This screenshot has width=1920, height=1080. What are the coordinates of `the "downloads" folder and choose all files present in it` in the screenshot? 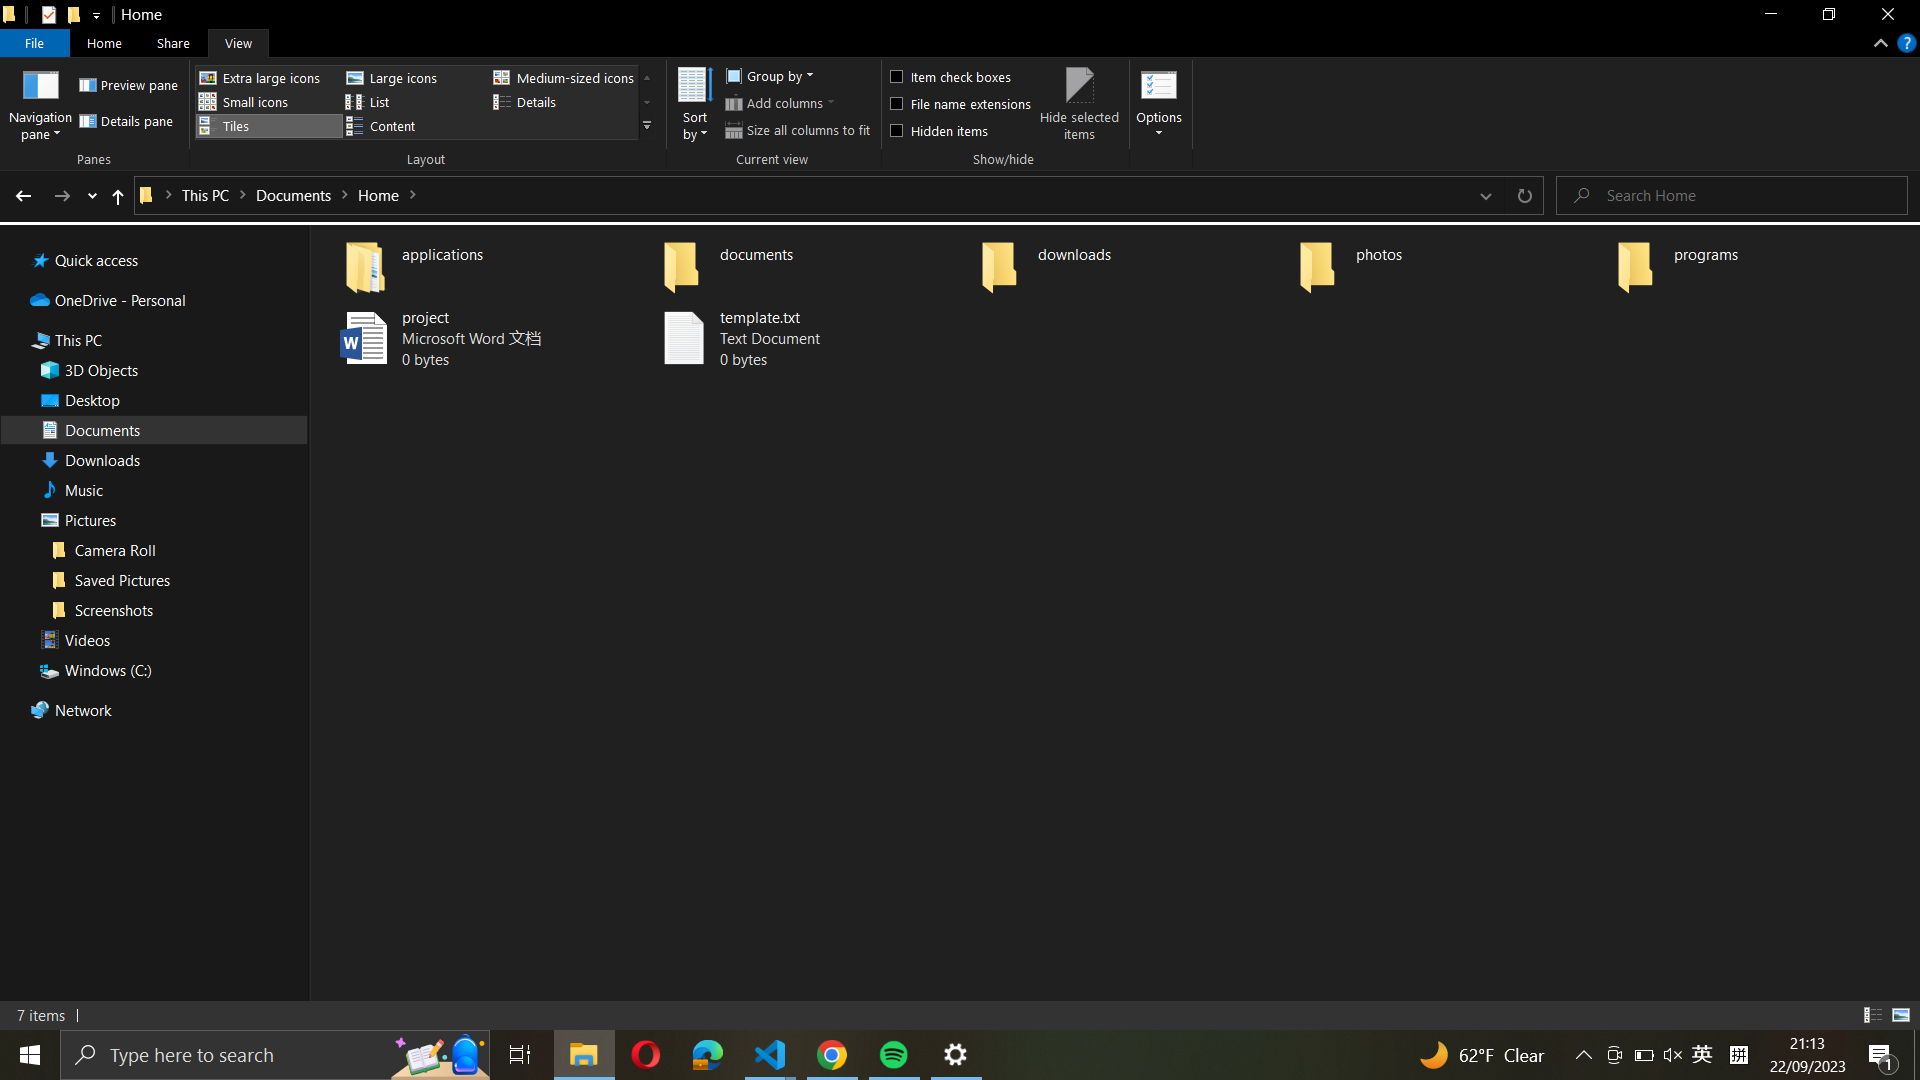 It's located at (1132, 261).